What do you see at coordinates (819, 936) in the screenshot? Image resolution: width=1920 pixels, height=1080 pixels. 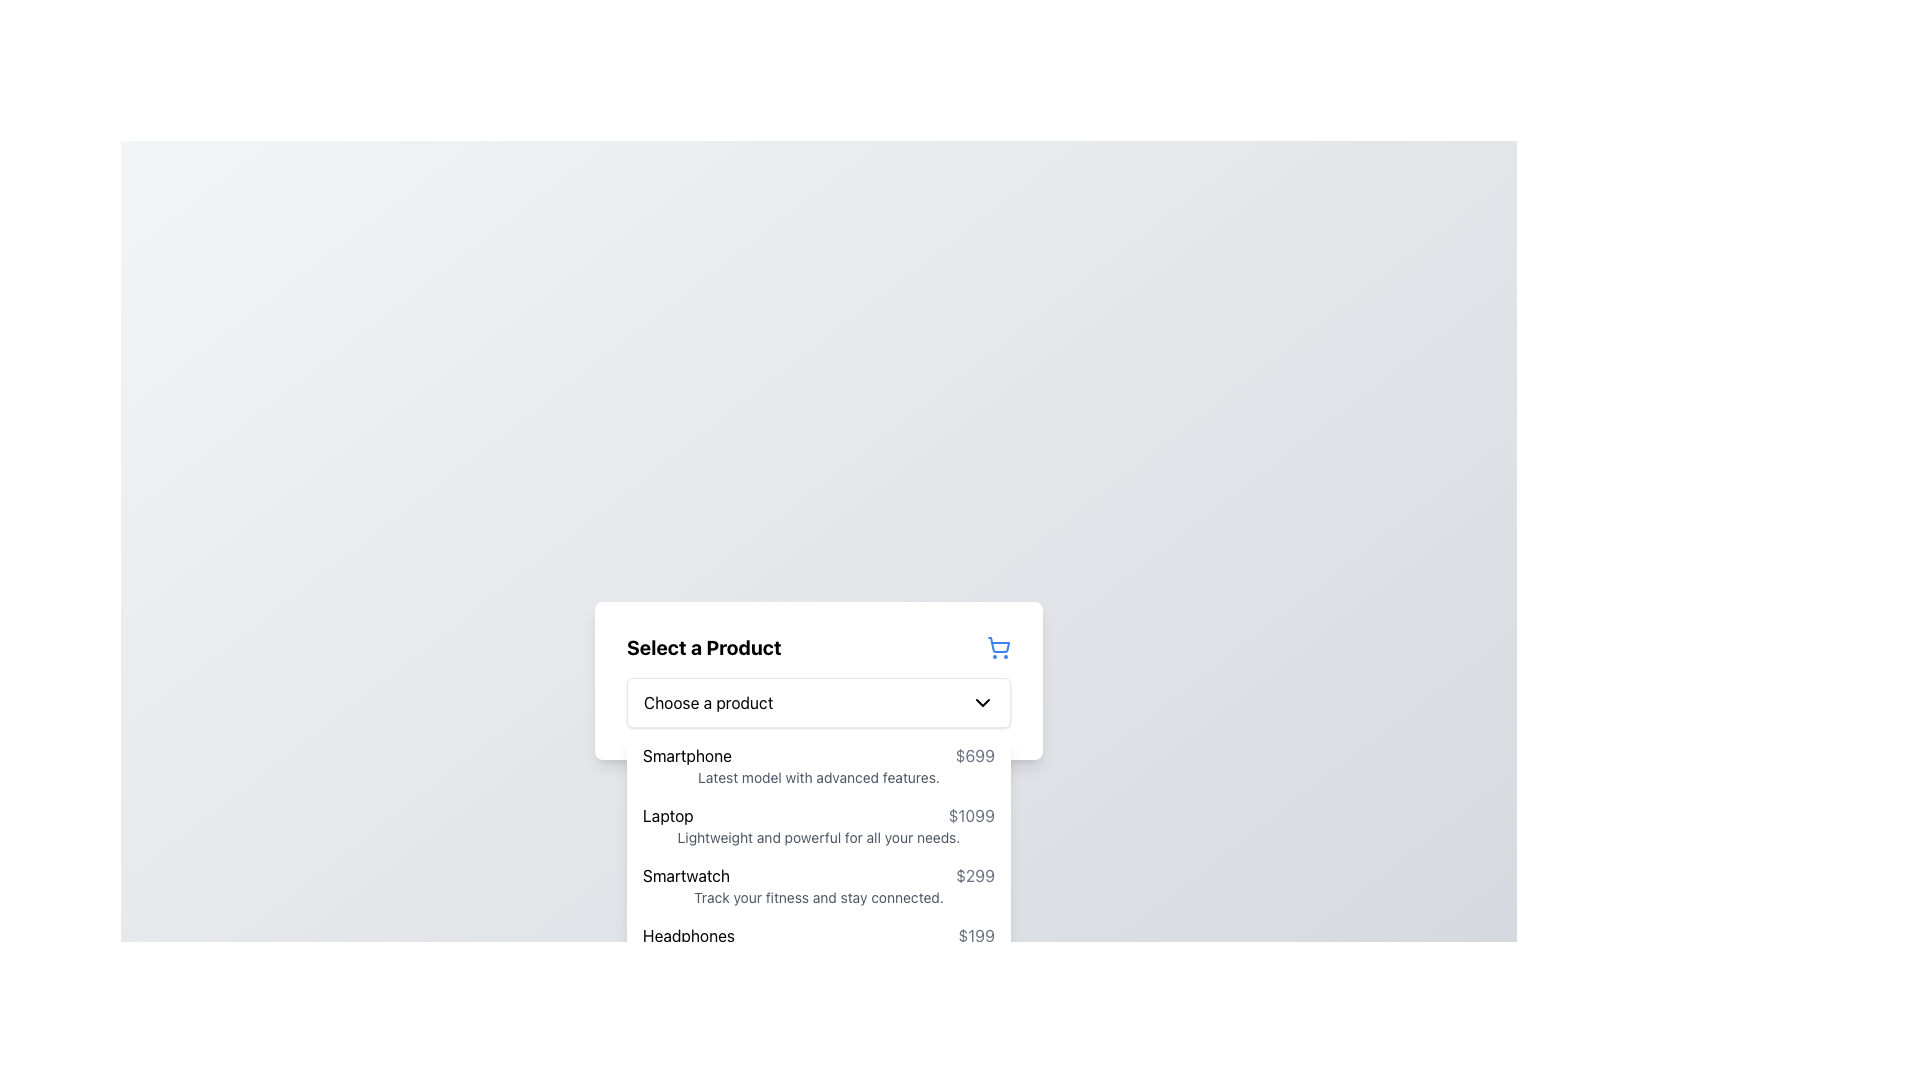 I see `the product listing display element located at the bottom of the 'Select a Product' dropdown menu` at bounding box center [819, 936].